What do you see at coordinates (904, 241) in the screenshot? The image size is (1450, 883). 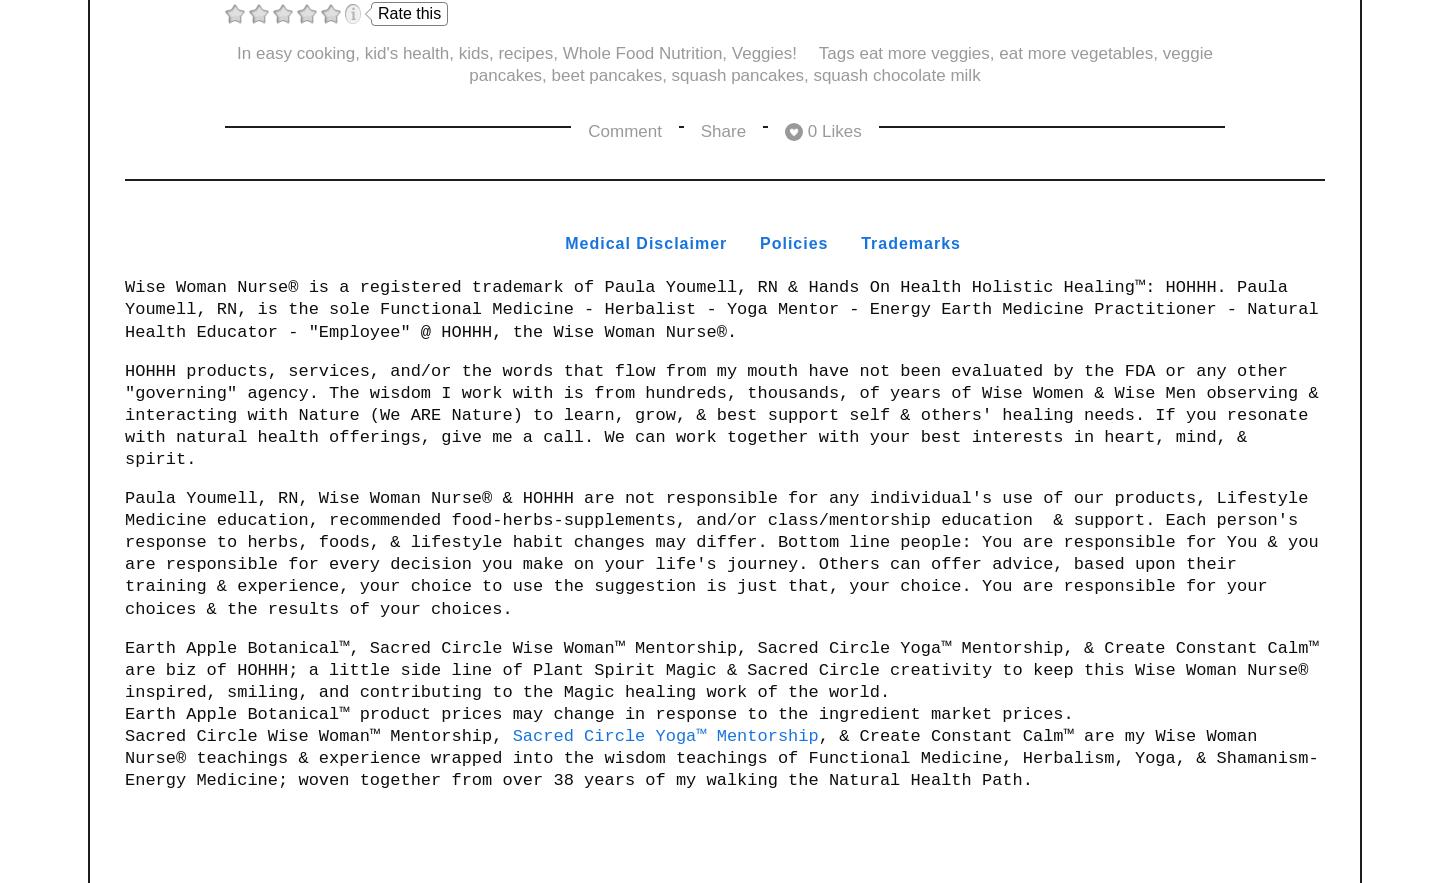 I see `'Trademark'` at bounding box center [904, 241].